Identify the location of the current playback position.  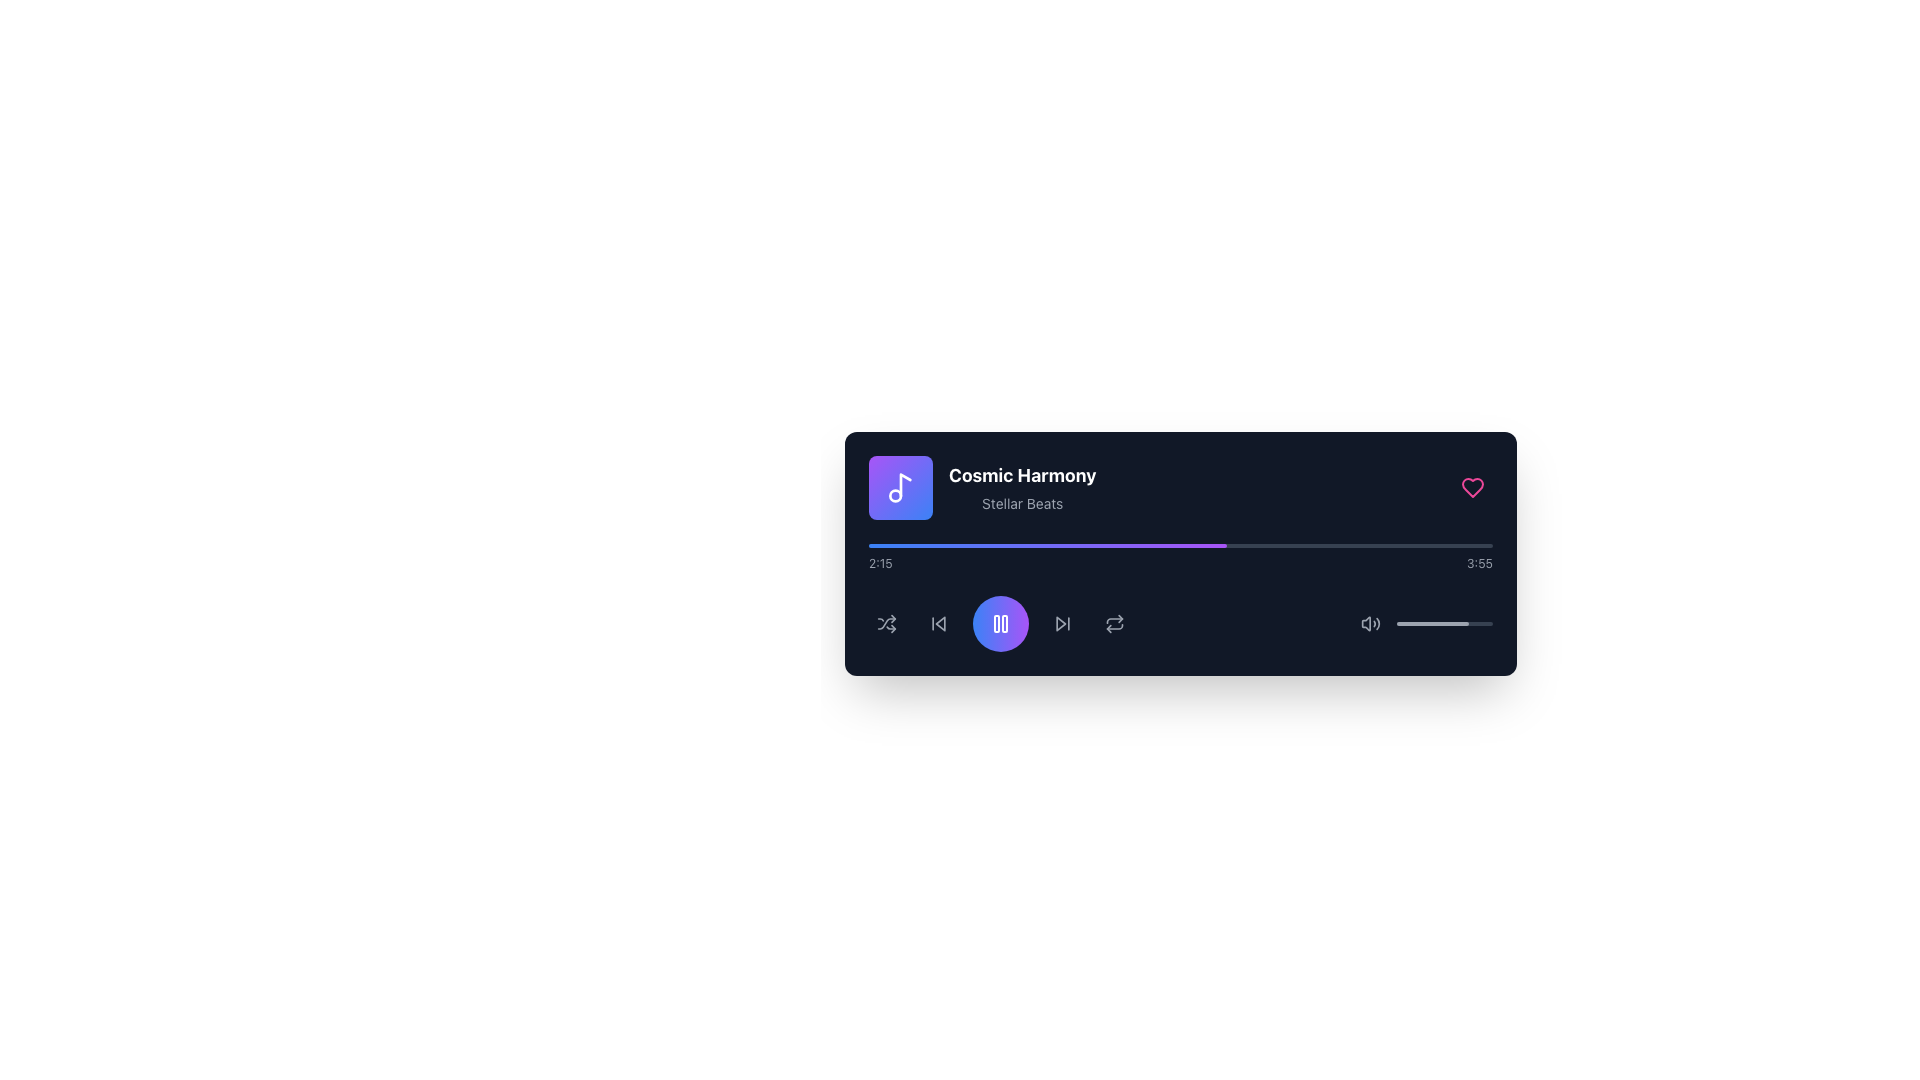
(985, 546).